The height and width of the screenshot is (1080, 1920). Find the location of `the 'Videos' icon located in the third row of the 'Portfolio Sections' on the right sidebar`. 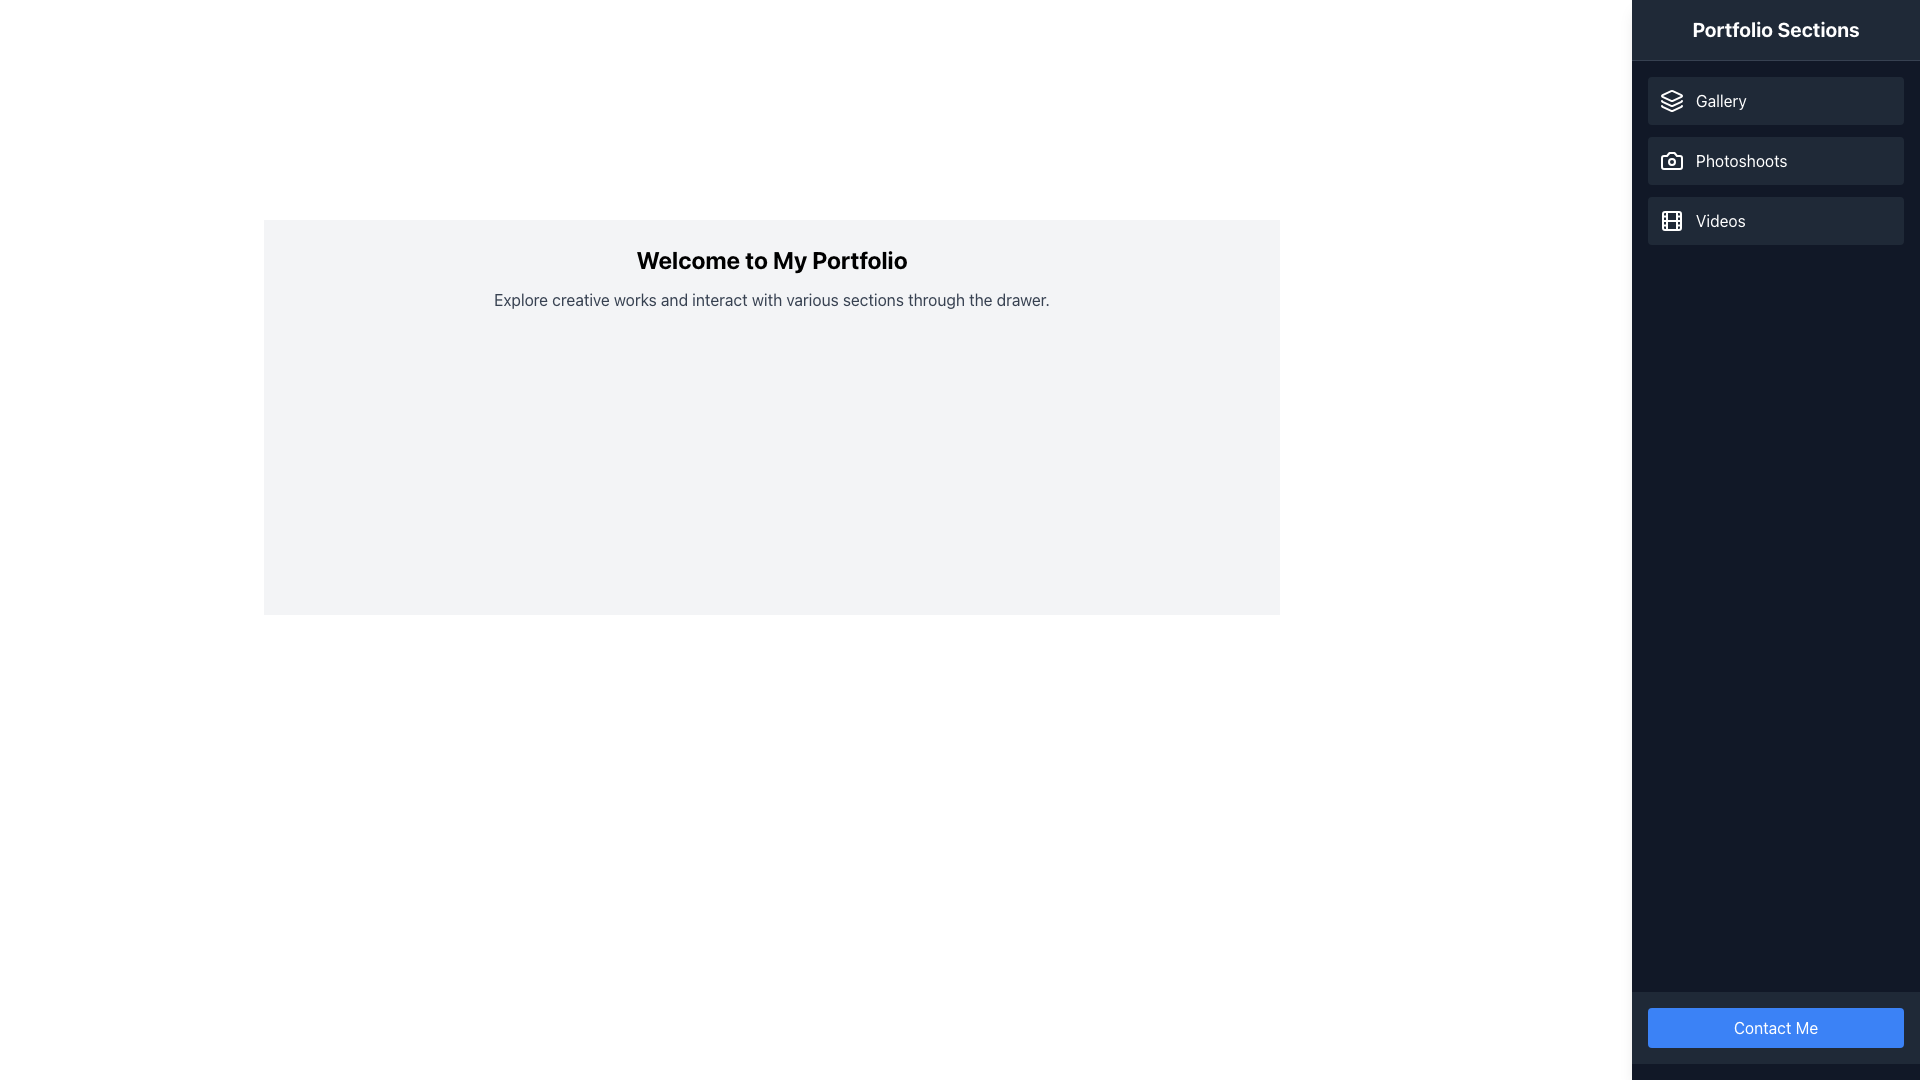

the 'Videos' icon located in the third row of the 'Portfolio Sections' on the right sidebar is located at coordinates (1671, 220).